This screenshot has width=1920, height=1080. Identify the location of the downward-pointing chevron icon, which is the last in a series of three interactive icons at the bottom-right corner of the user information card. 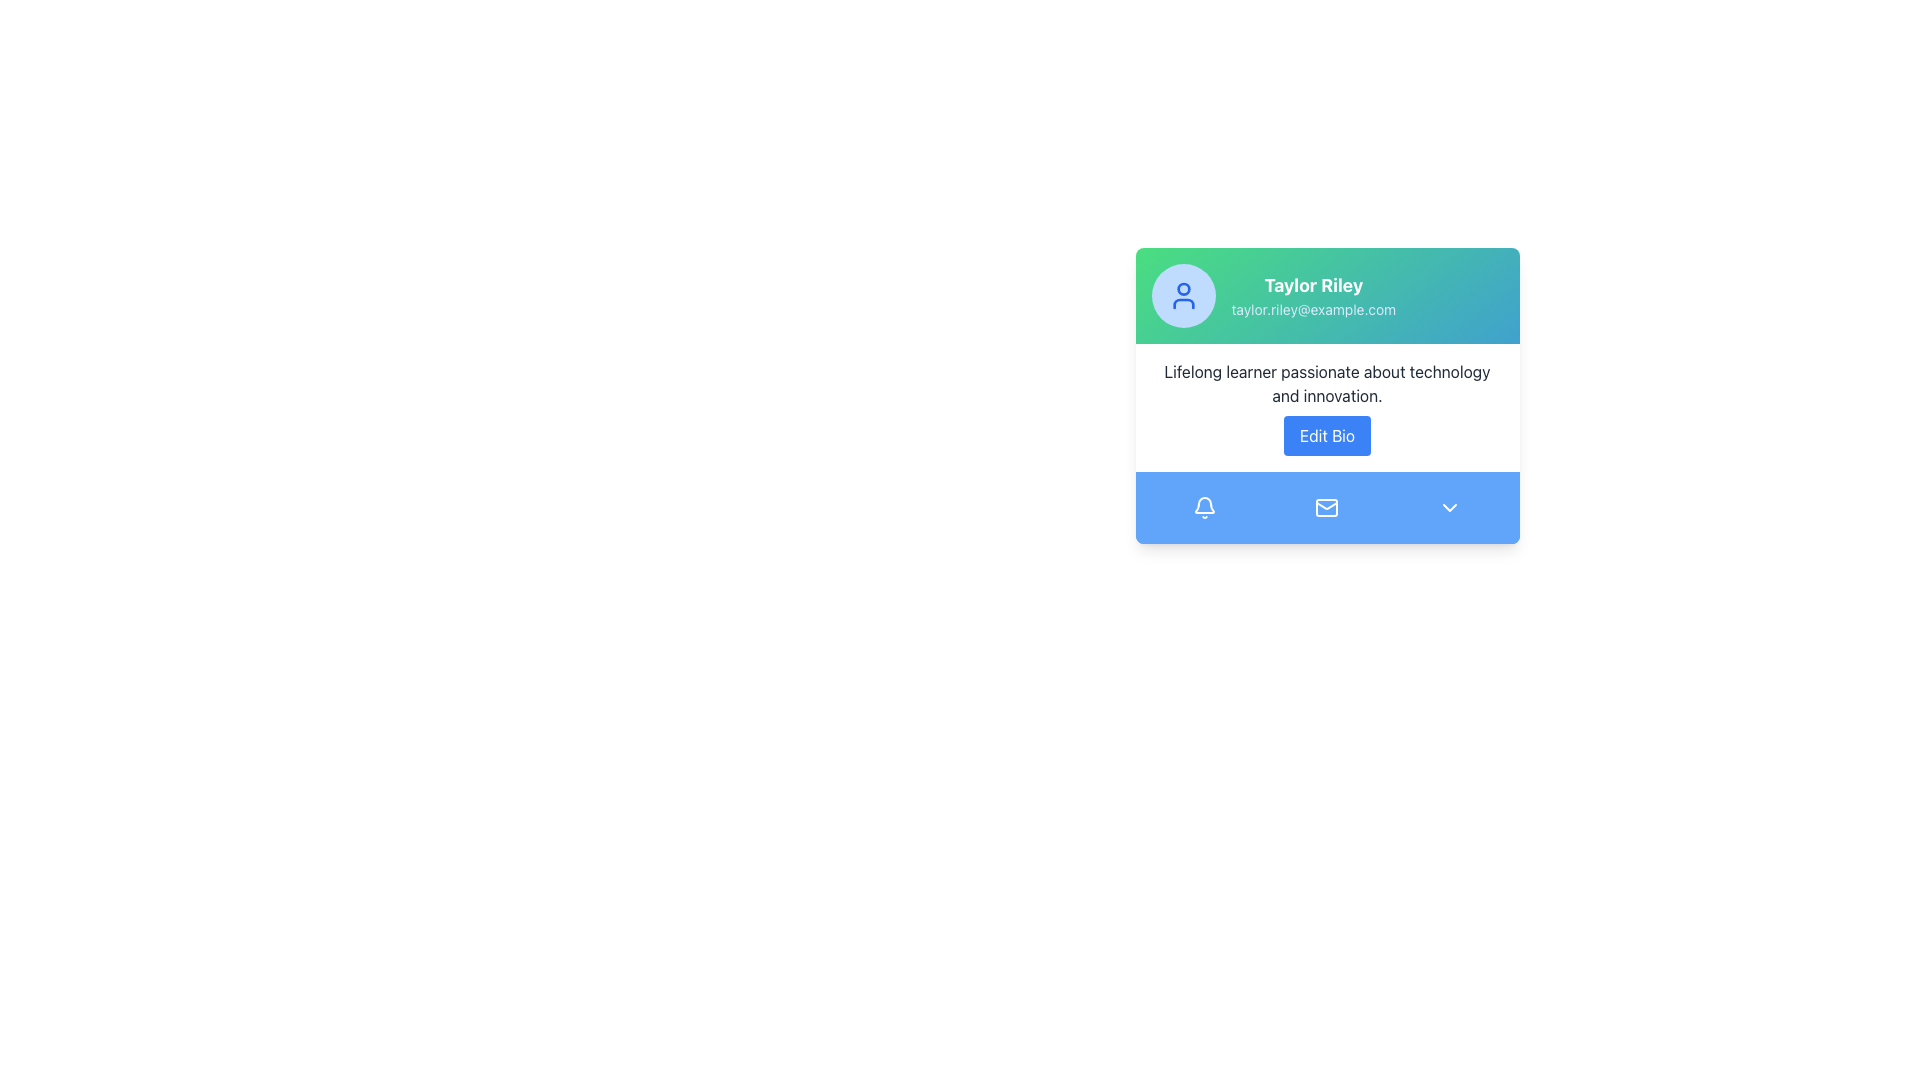
(1450, 507).